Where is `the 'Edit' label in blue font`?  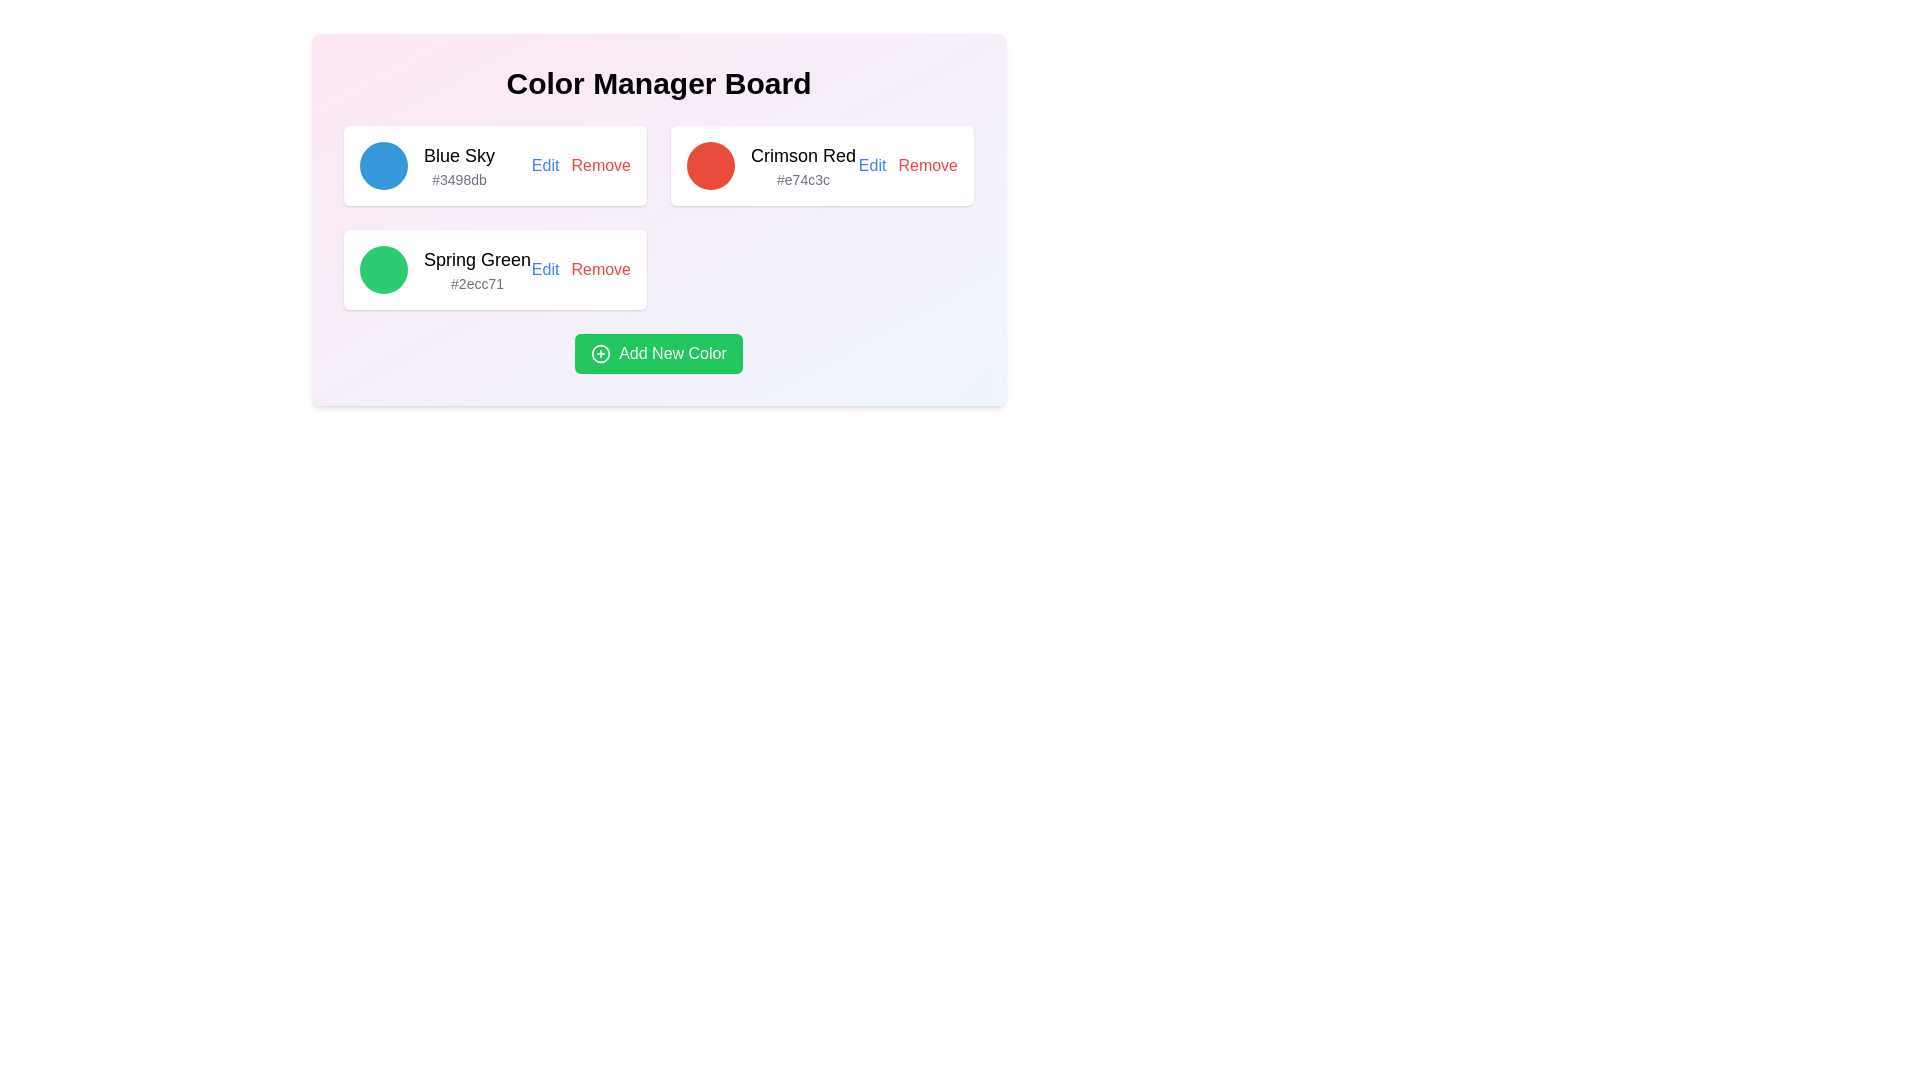
the 'Edit' label in blue font is located at coordinates (545, 270).